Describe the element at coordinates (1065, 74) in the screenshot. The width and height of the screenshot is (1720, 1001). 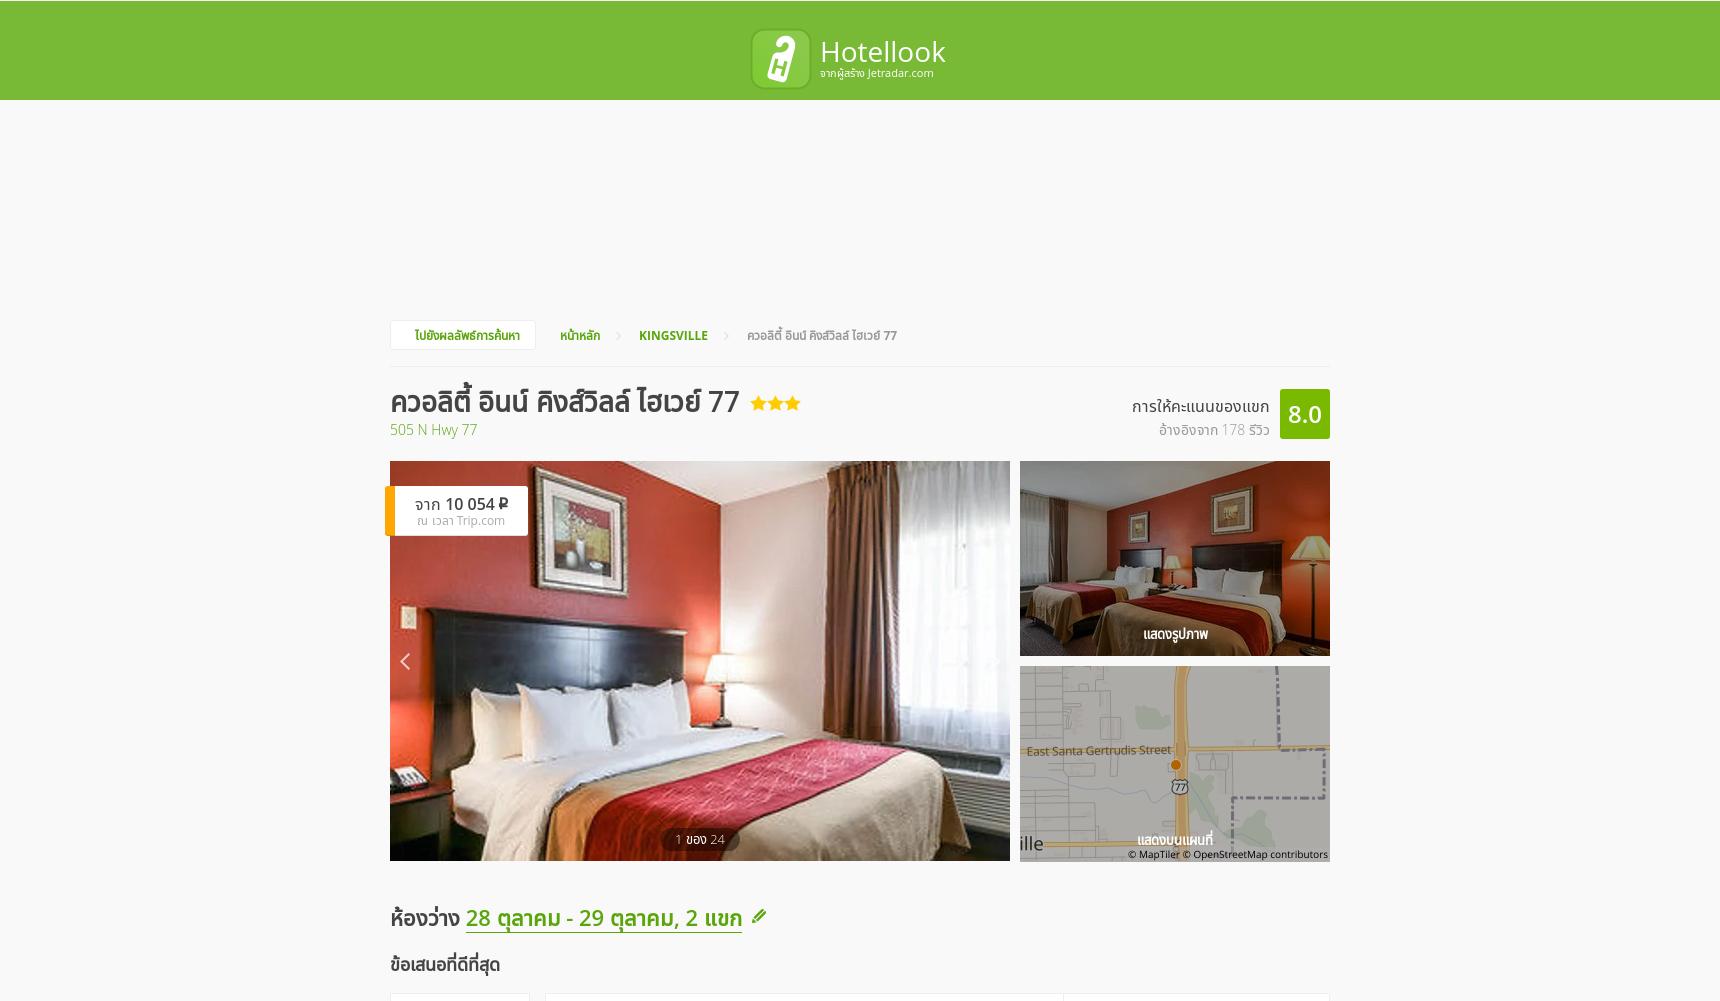
I see `'2 แขก'` at that location.